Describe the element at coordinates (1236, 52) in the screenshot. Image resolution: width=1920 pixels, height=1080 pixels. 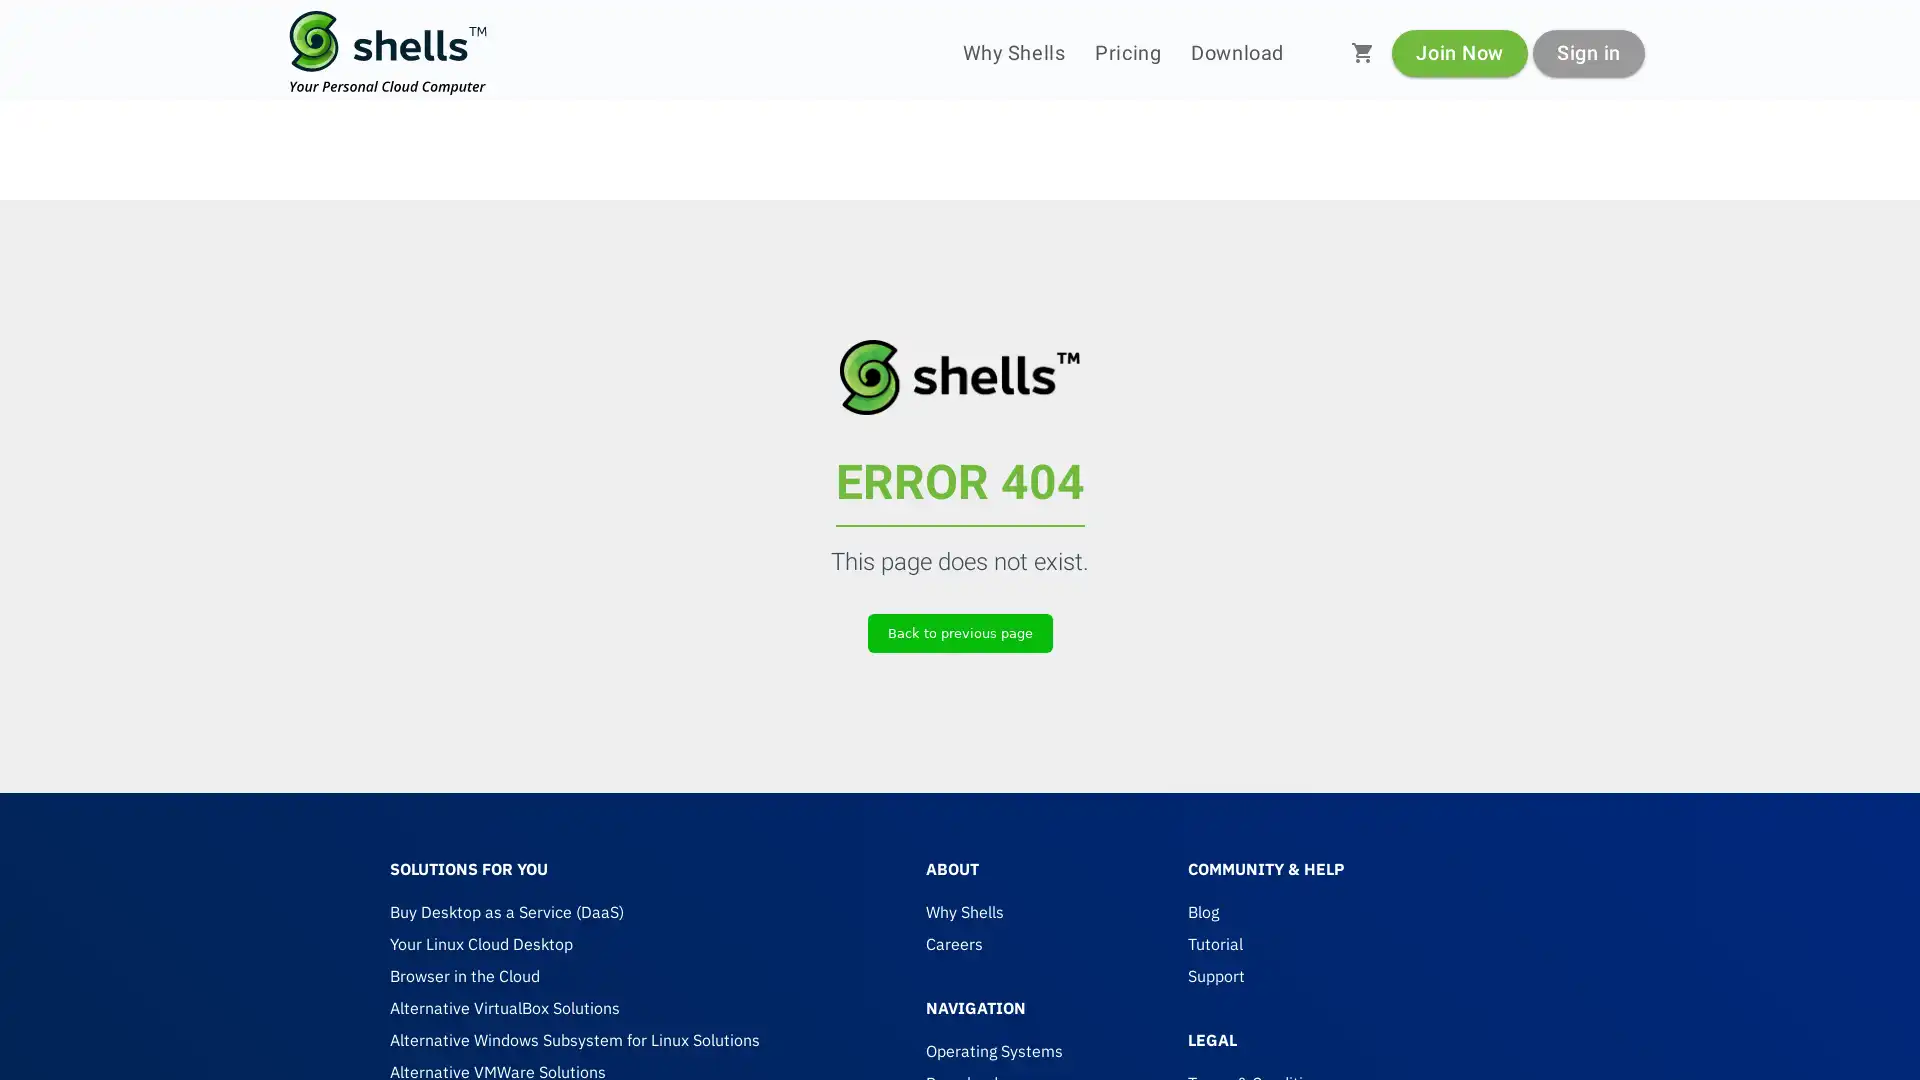
I see `Download` at that location.